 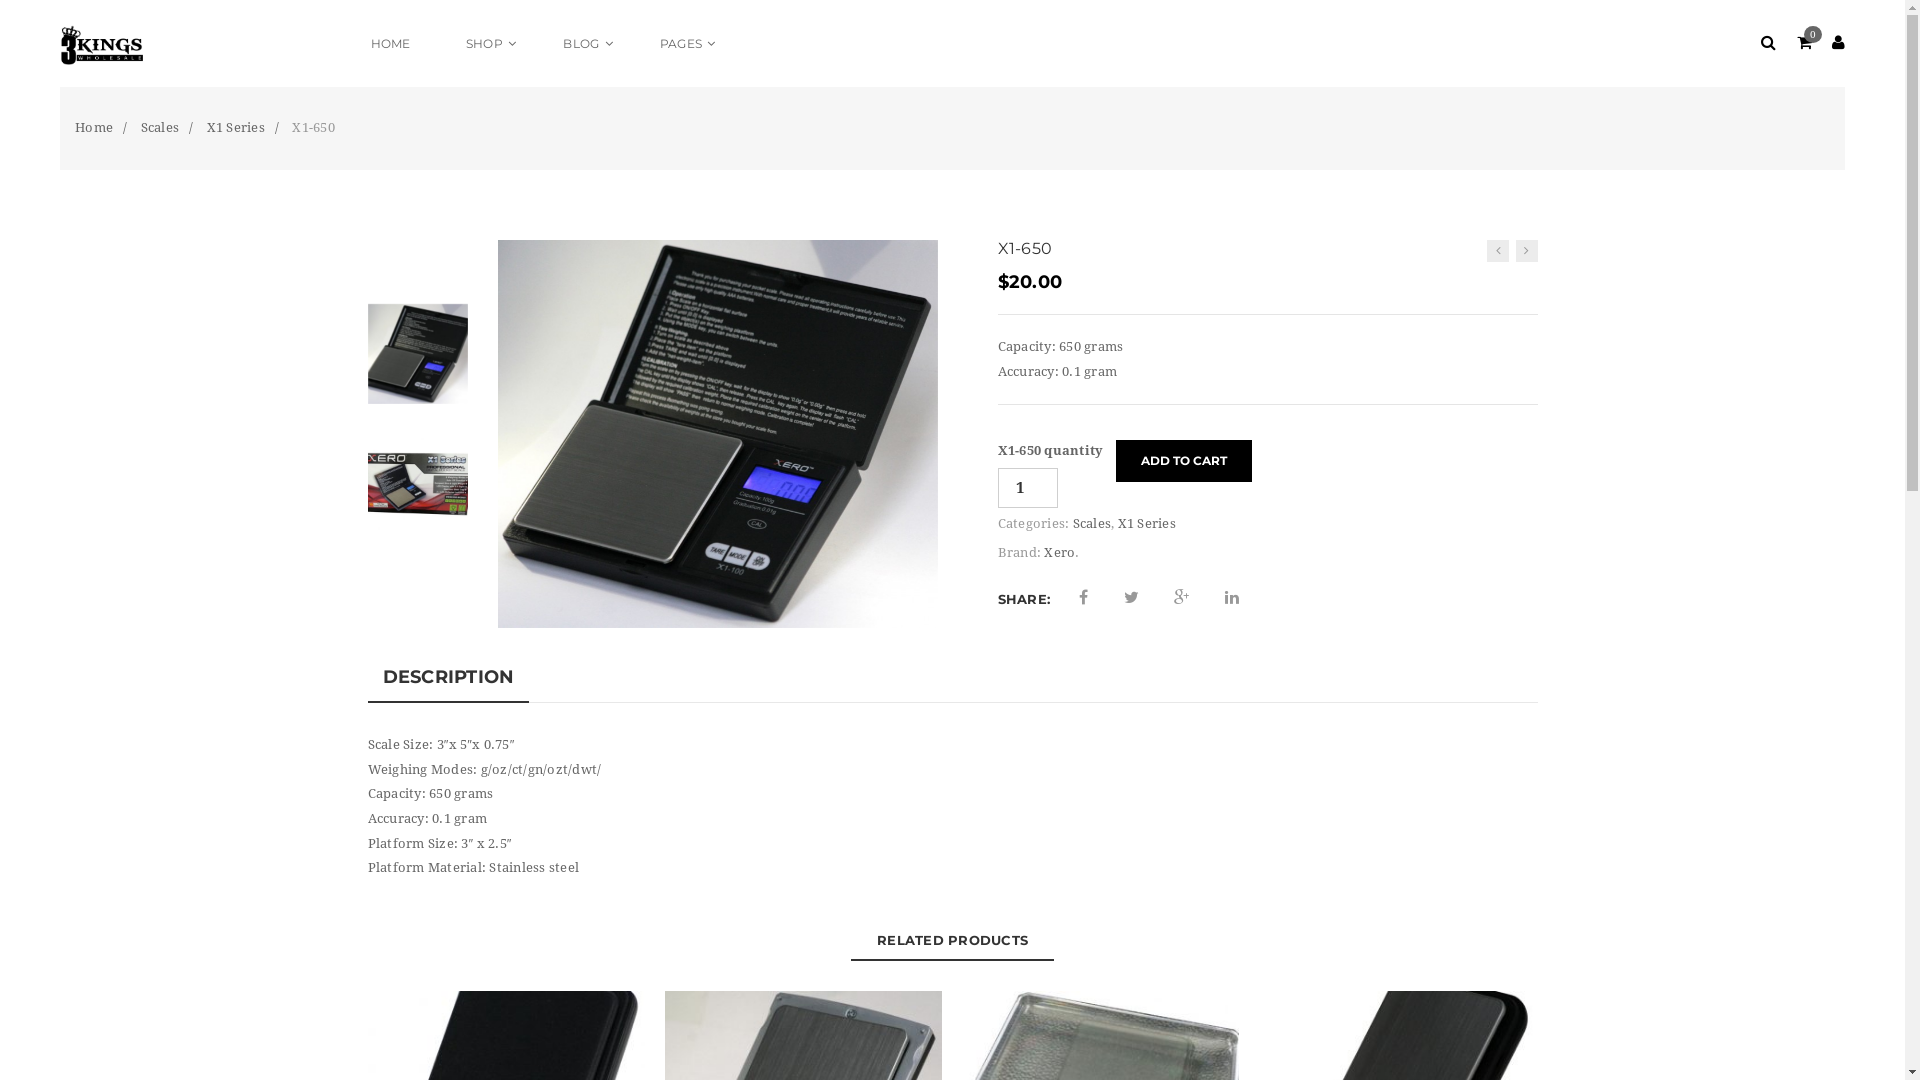 What do you see at coordinates (390, 43) in the screenshot?
I see `'HOME'` at bounding box center [390, 43].